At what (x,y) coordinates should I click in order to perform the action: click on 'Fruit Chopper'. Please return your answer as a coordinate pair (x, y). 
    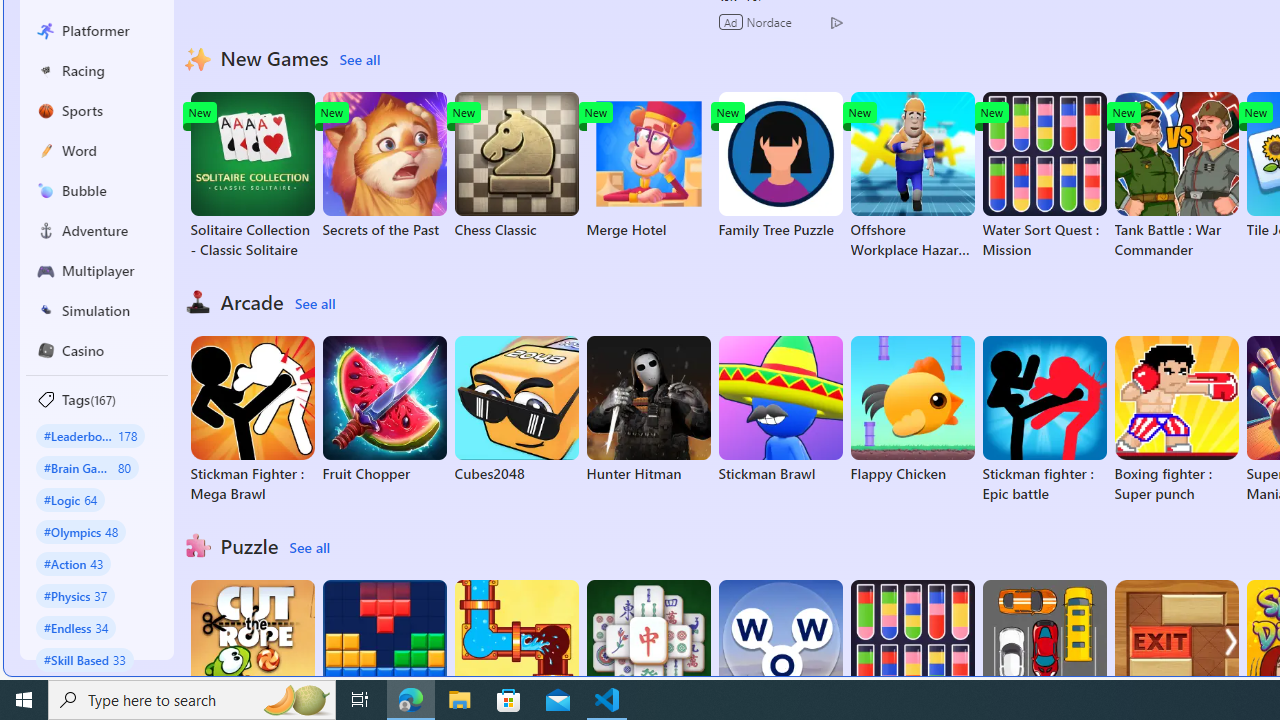
    Looking at the image, I should click on (384, 409).